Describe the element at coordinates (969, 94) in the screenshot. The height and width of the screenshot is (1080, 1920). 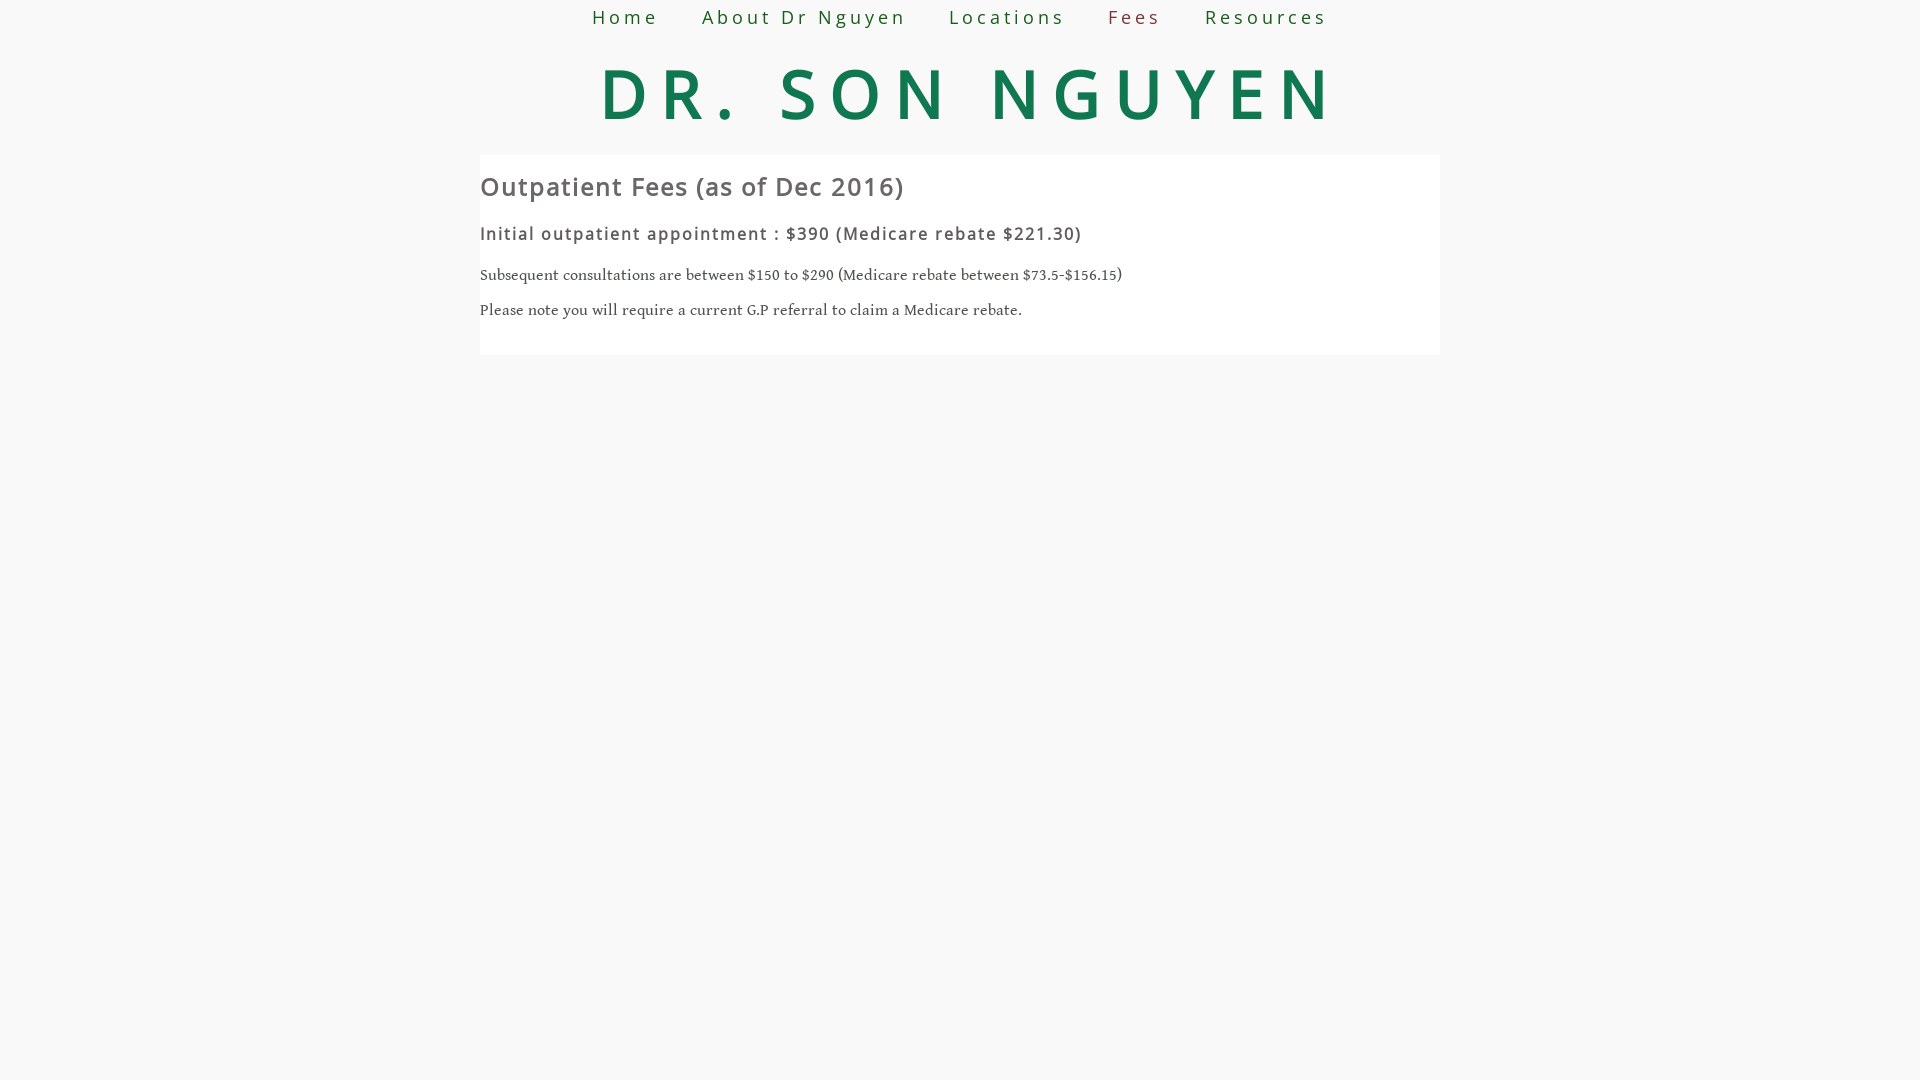
I see `'DR. SON NGUYEN'` at that location.